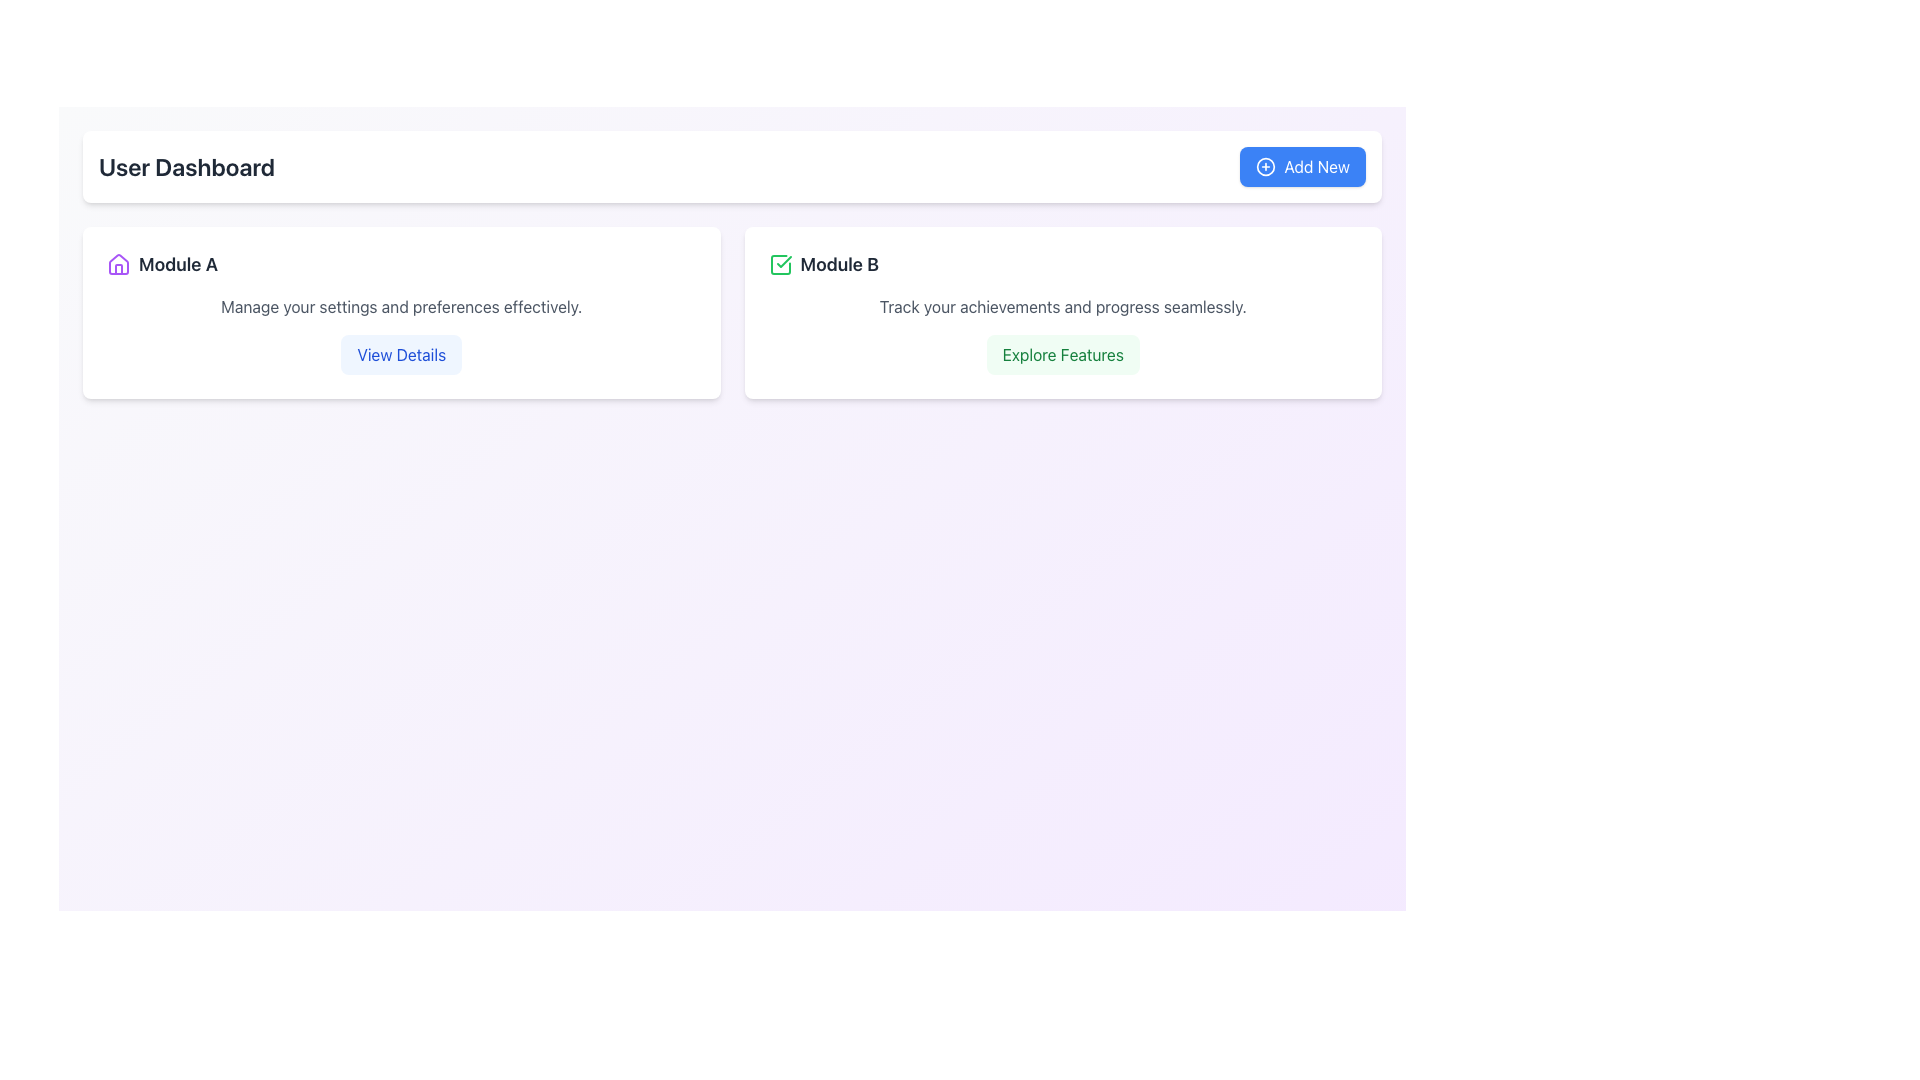 Image resolution: width=1920 pixels, height=1080 pixels. I want to click on the purple house icon located to the left of the 'Module A' label at the top-left corner of the card, so click(118, 264).